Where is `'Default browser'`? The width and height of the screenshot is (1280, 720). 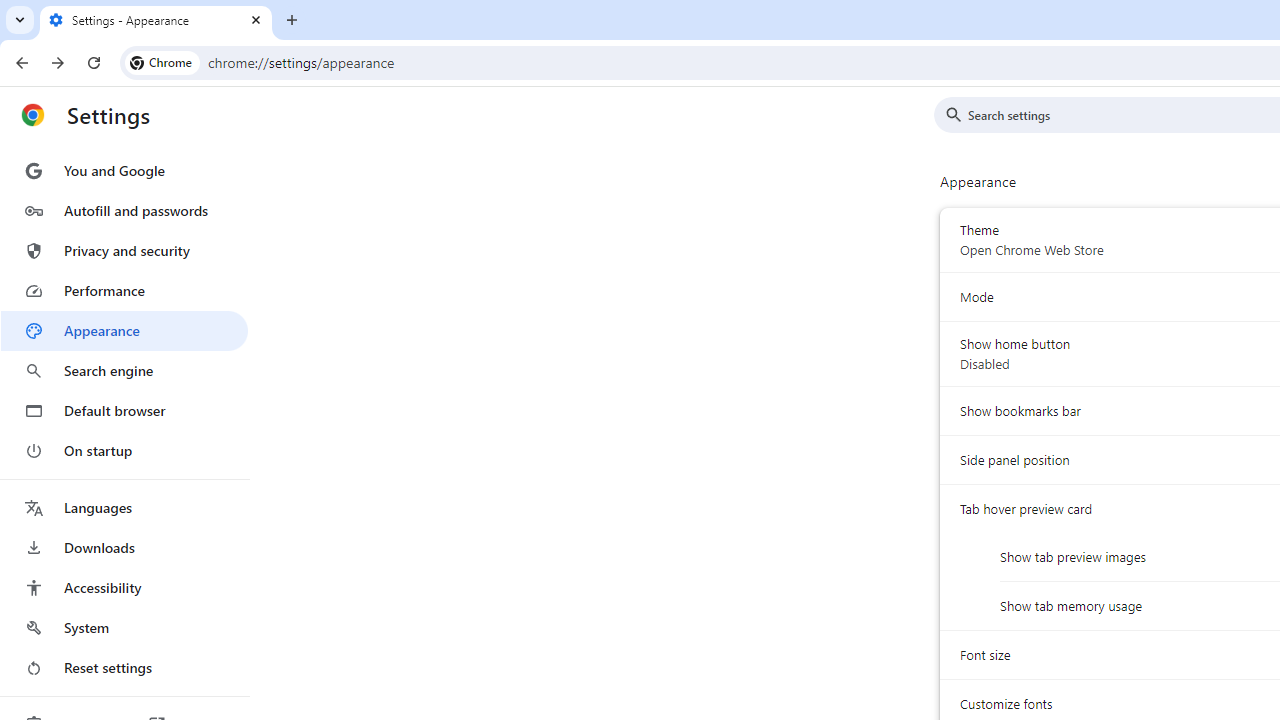
'Default browser' is located at coordinates (123, 410).